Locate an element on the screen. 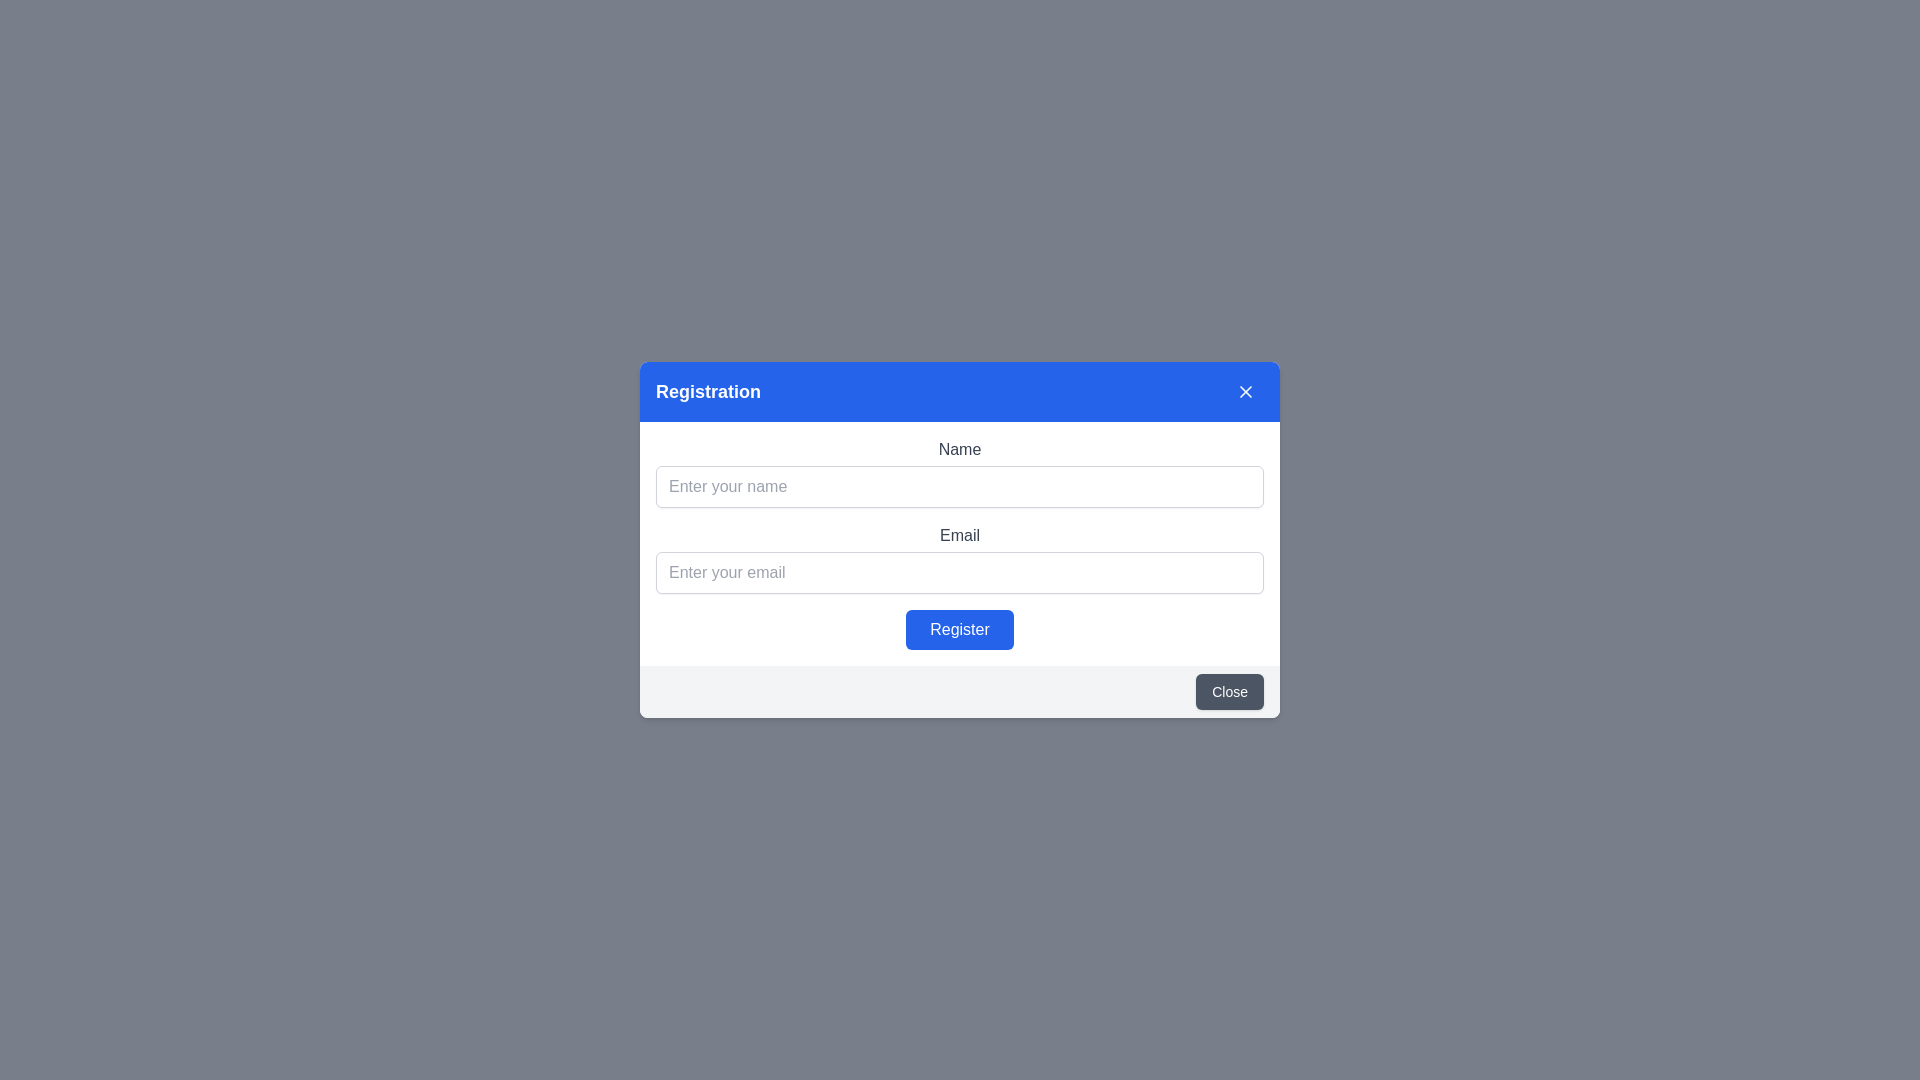 The width and height of the screenshot is (1920, 1080). the 'Email' label, which is a dark gray text label positioned above the email input field in the center of the modal is located at coordinates (960, 535).